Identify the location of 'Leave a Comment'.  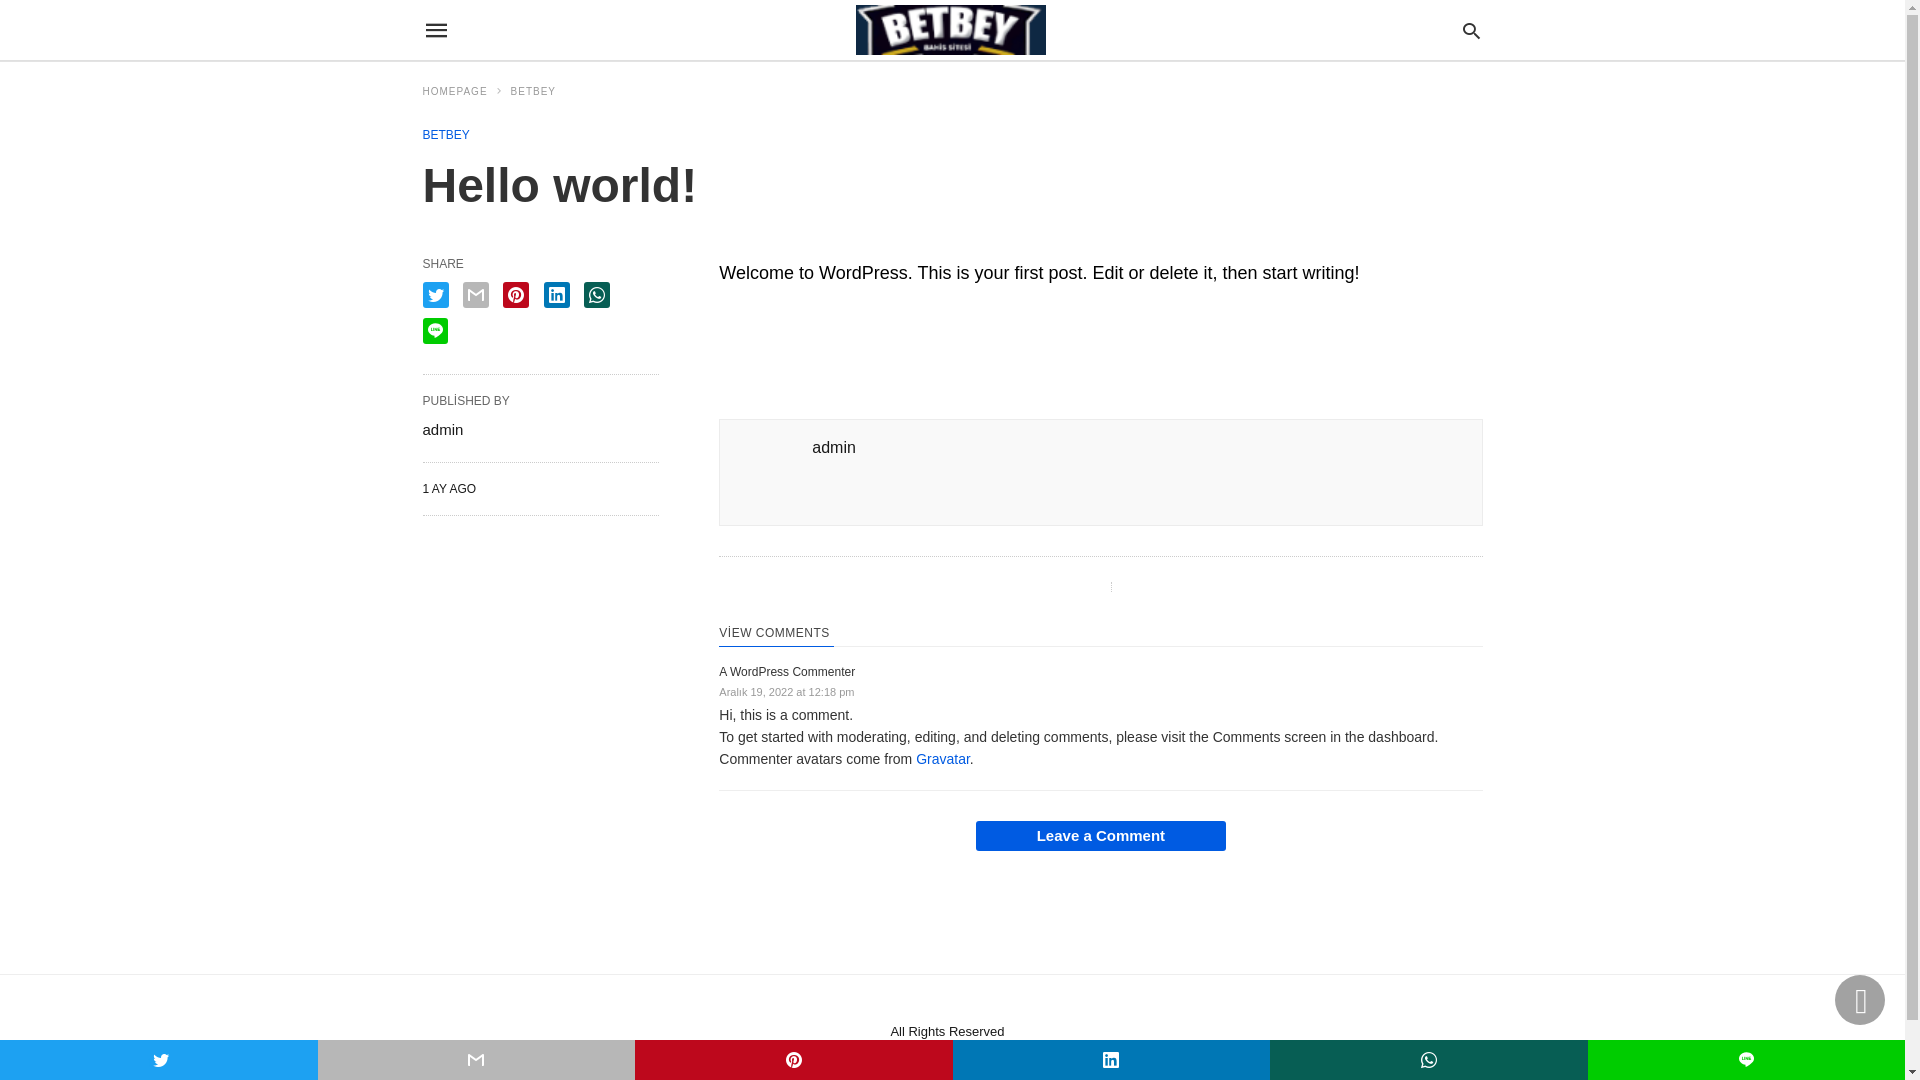
(1099, 836).